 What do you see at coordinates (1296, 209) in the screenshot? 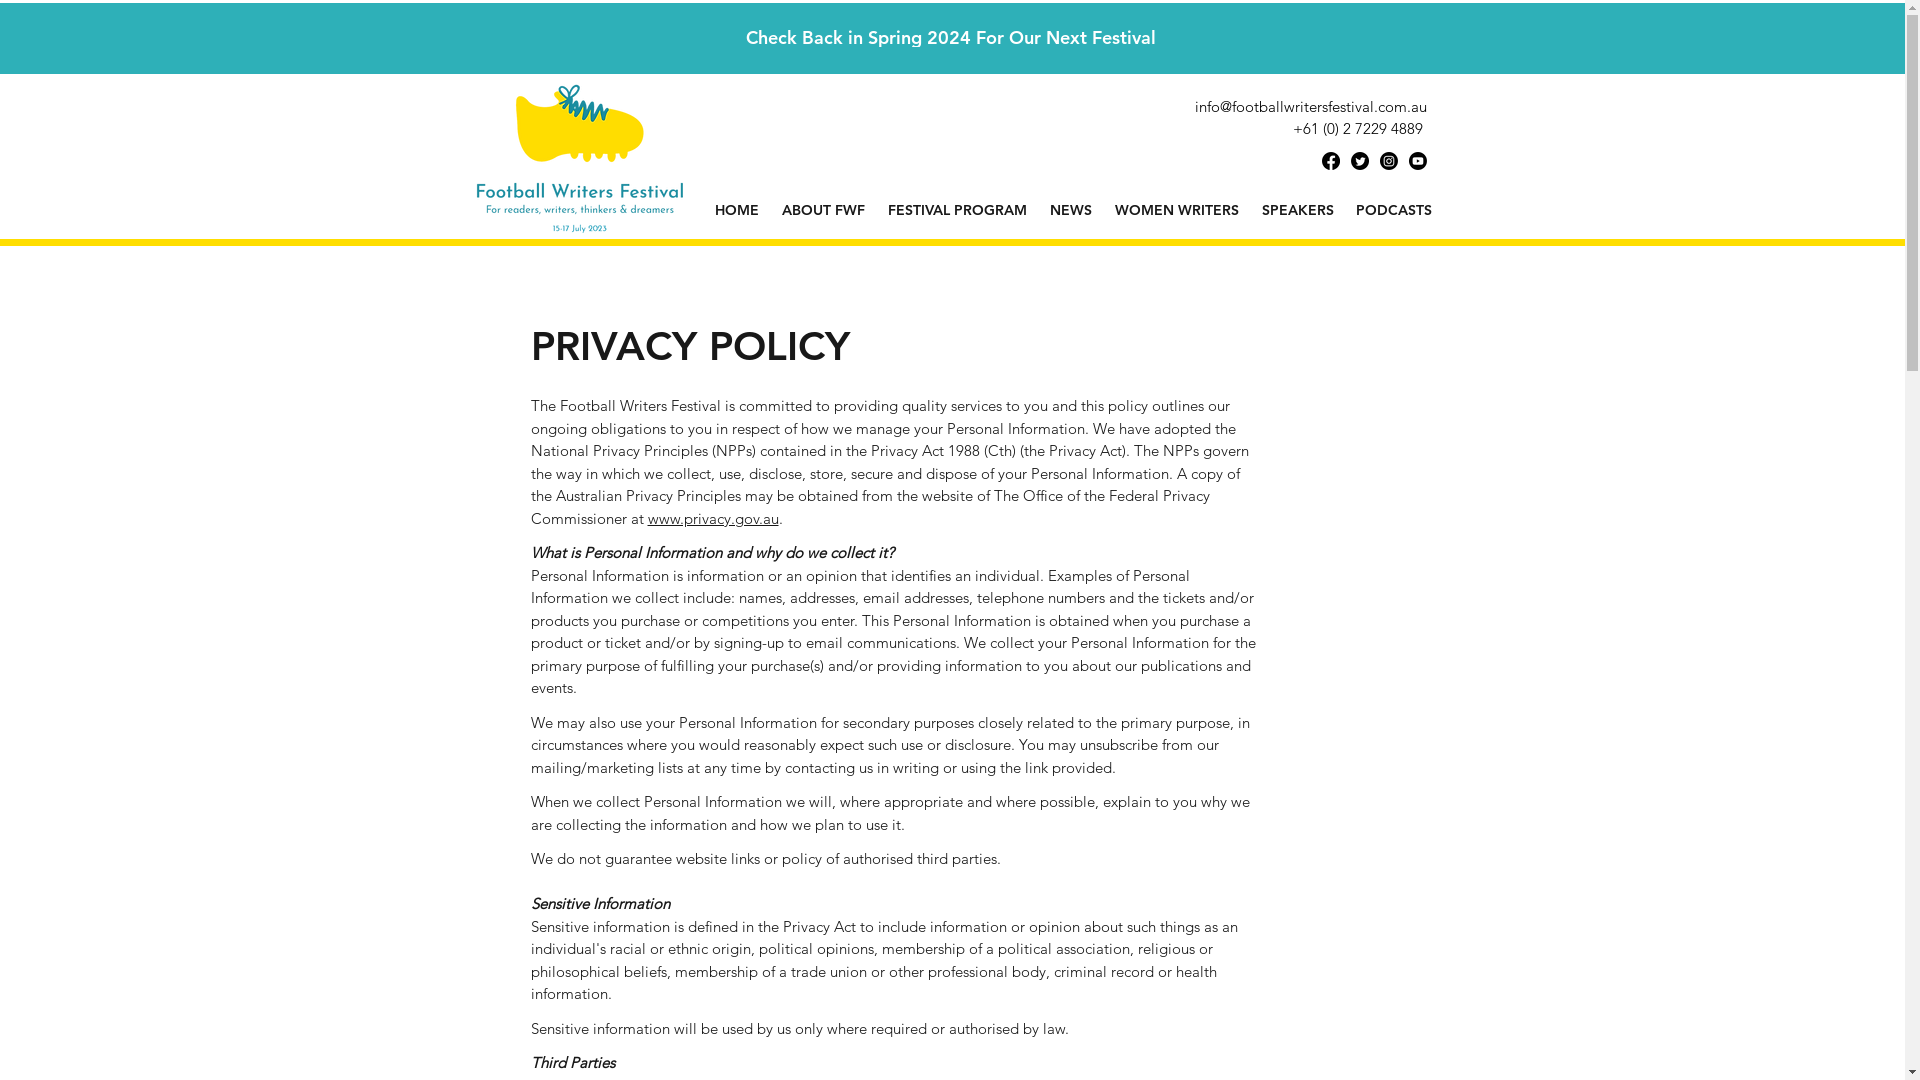
I see `'SPEAKERS'` at bounding box center [1296, 209].